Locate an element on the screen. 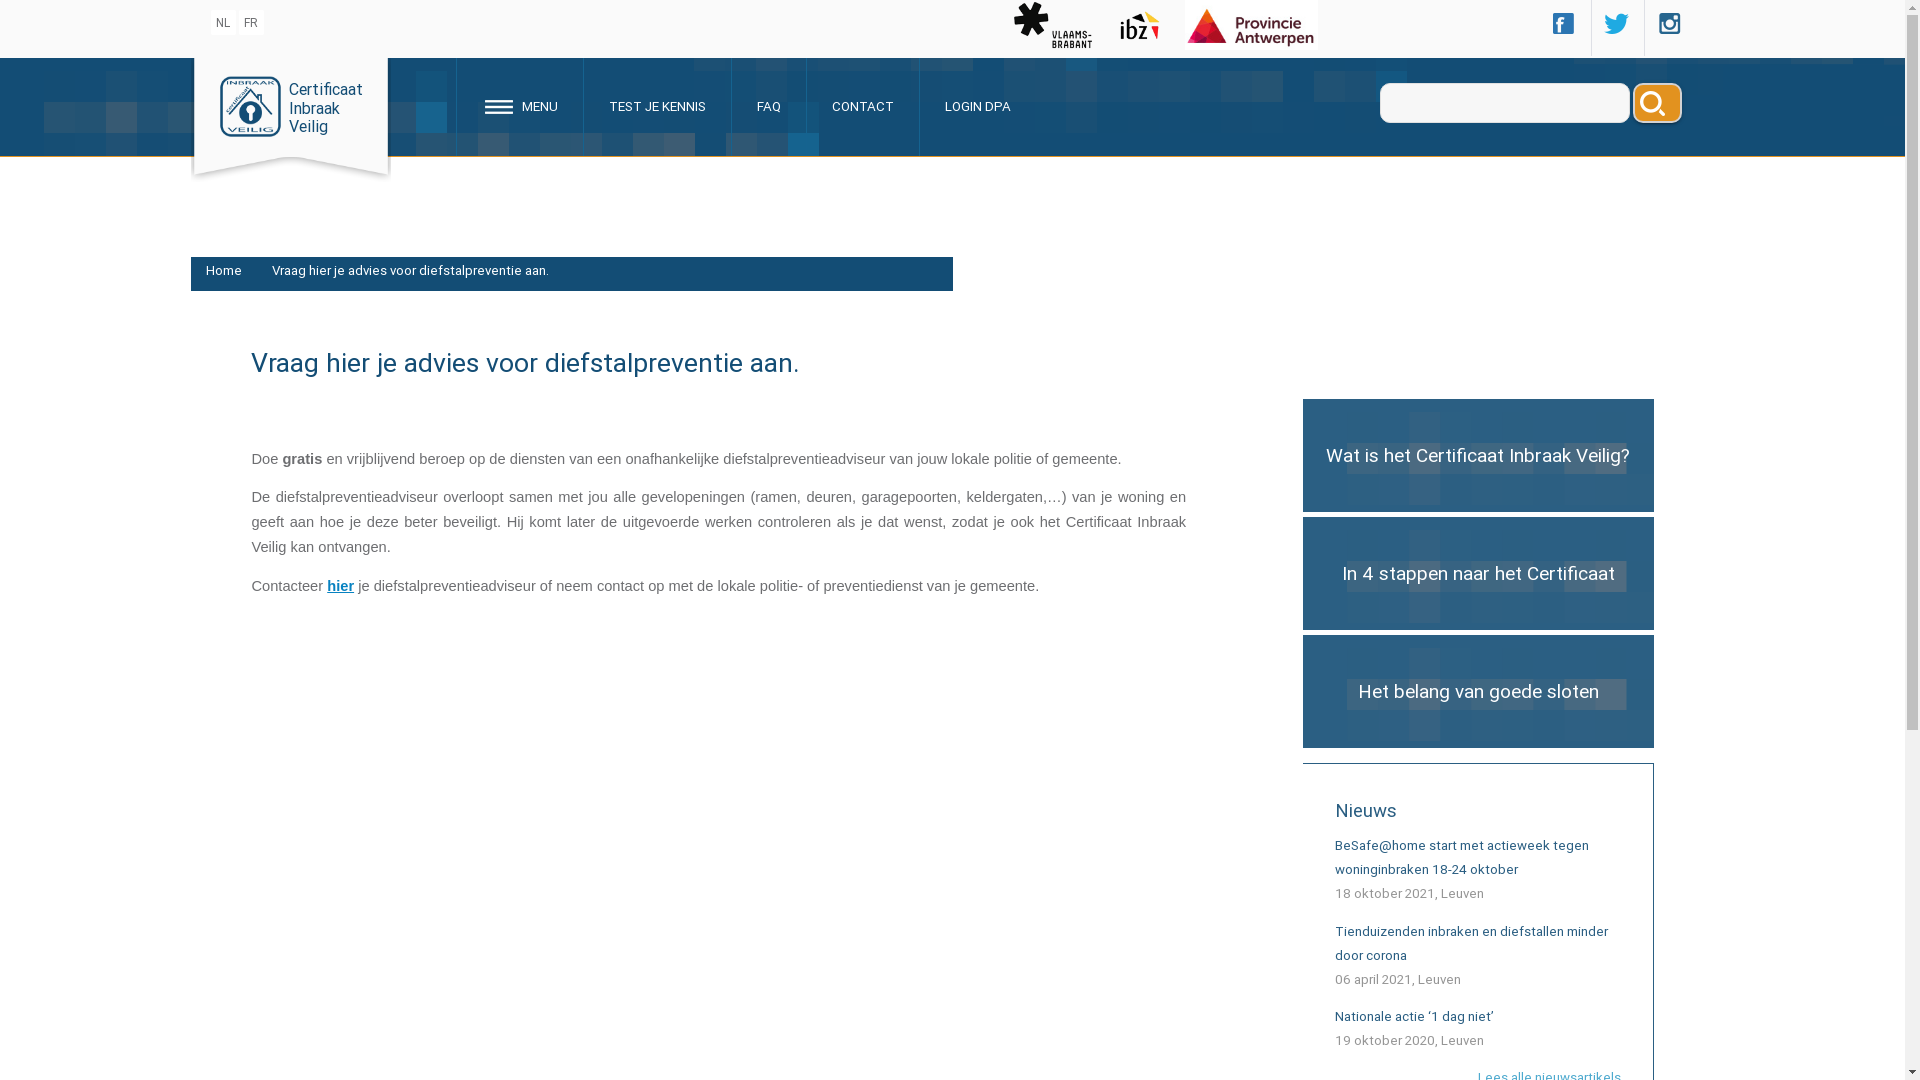 This screenshot has width=1920, height=1080. 'CONTACT' is located at coordinates (862, 107).